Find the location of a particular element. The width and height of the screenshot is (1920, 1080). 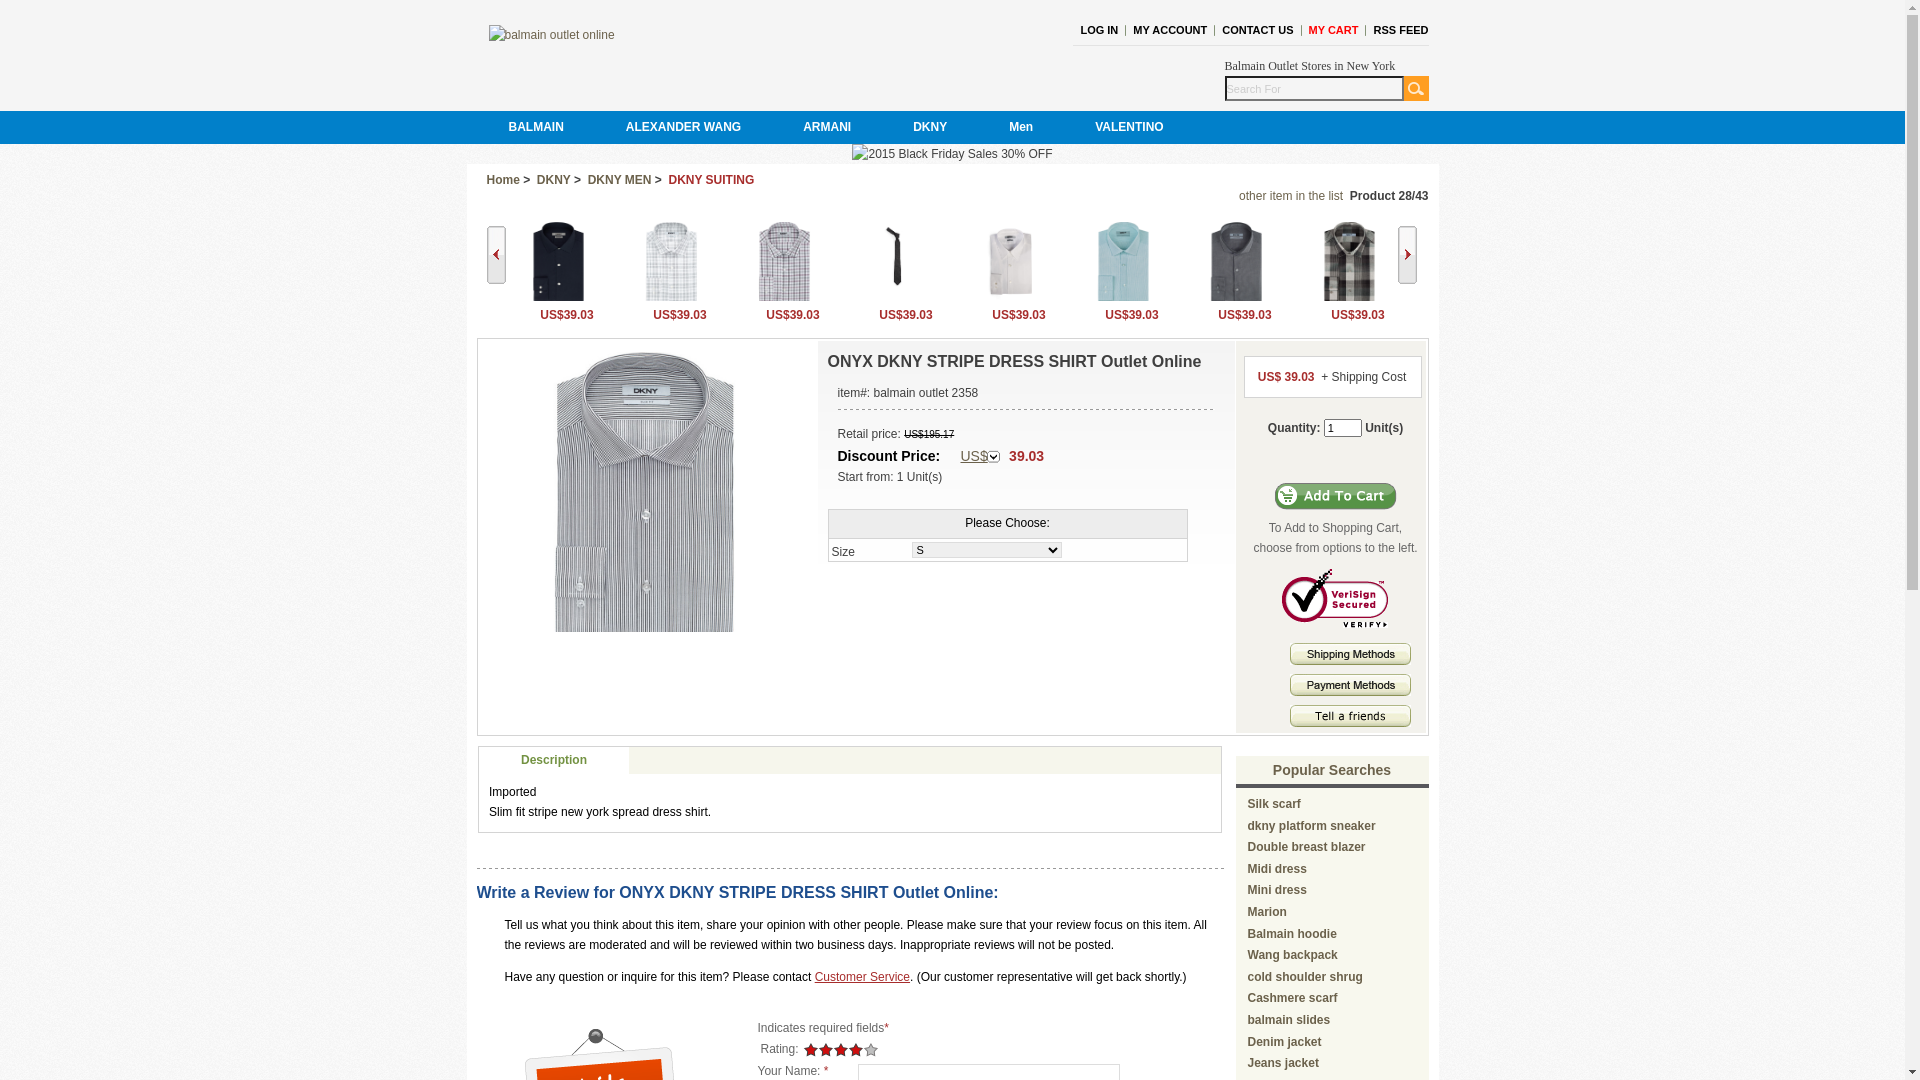

'MY ACCOUNT' is located at coordinates (1170, 30).